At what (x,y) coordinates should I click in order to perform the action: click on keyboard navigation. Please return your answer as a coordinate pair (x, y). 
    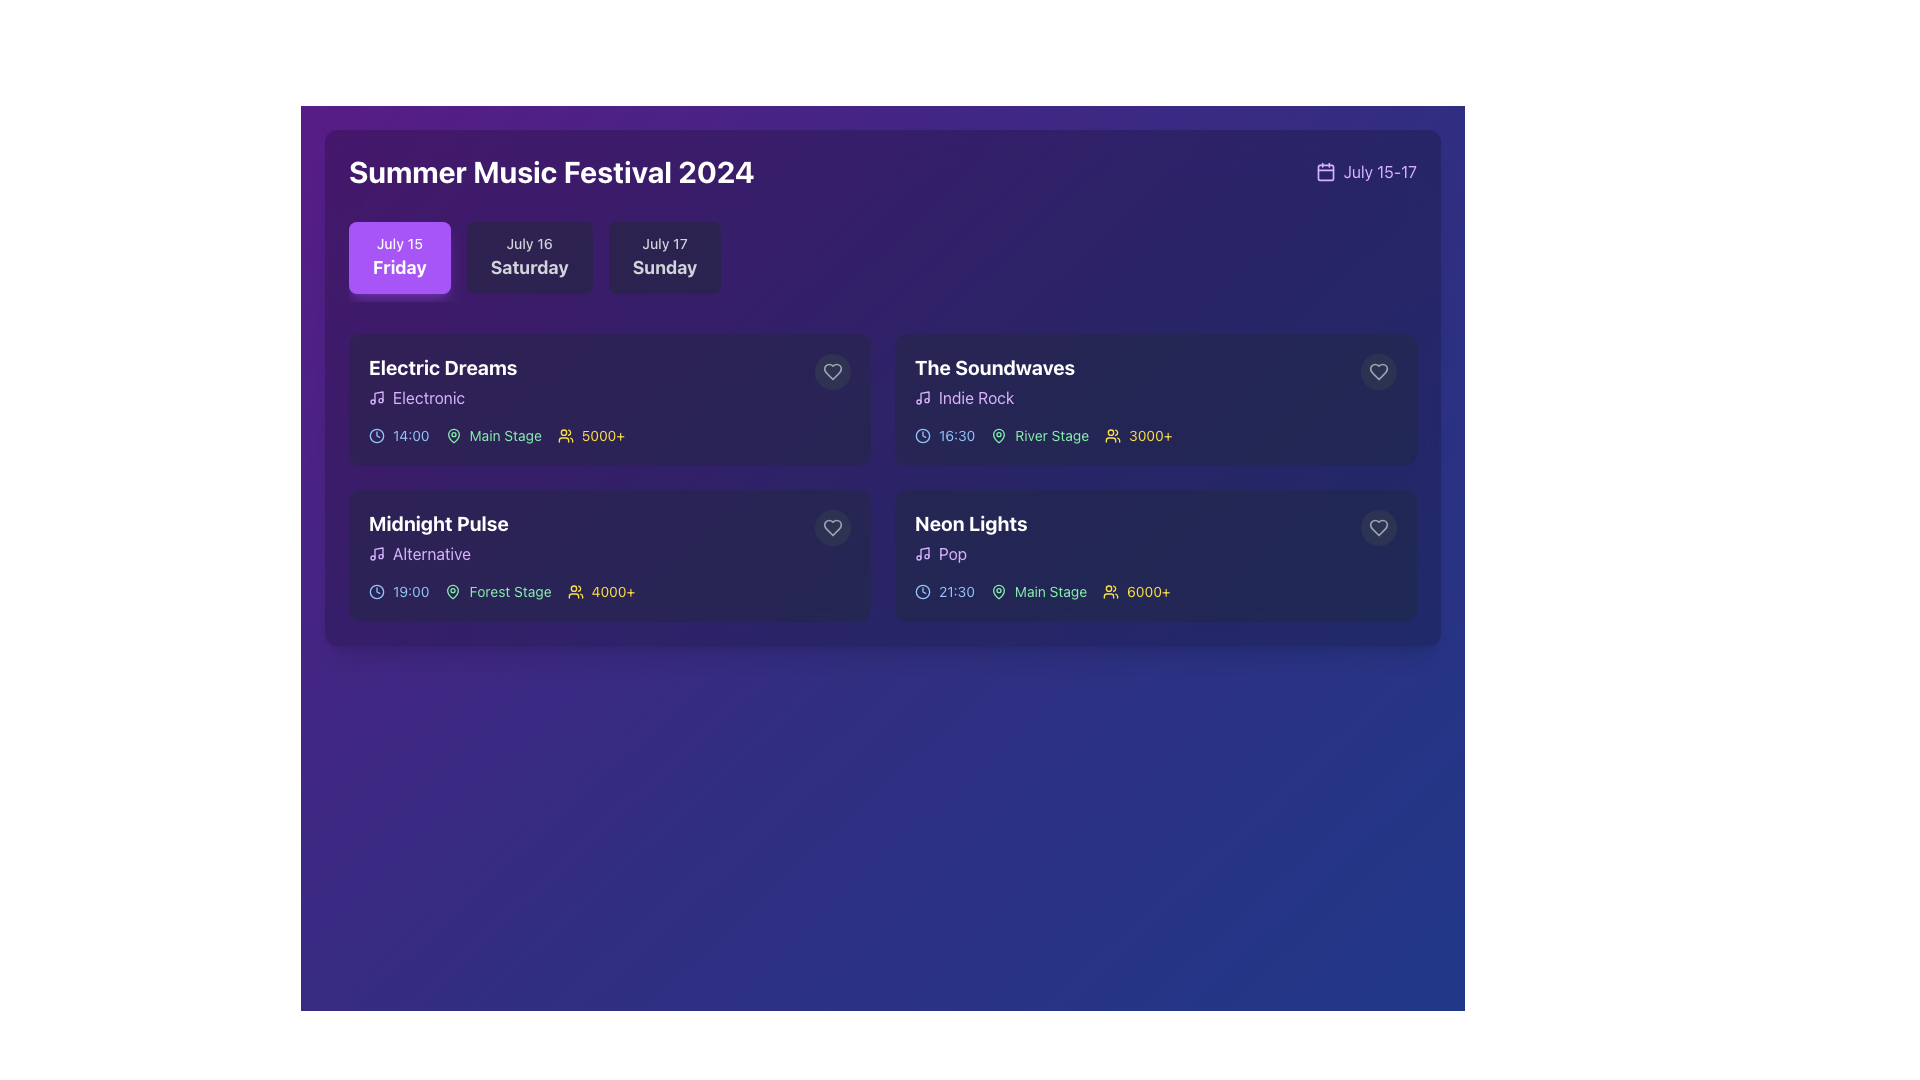
    Looking at the image, I should click on (833, 371).